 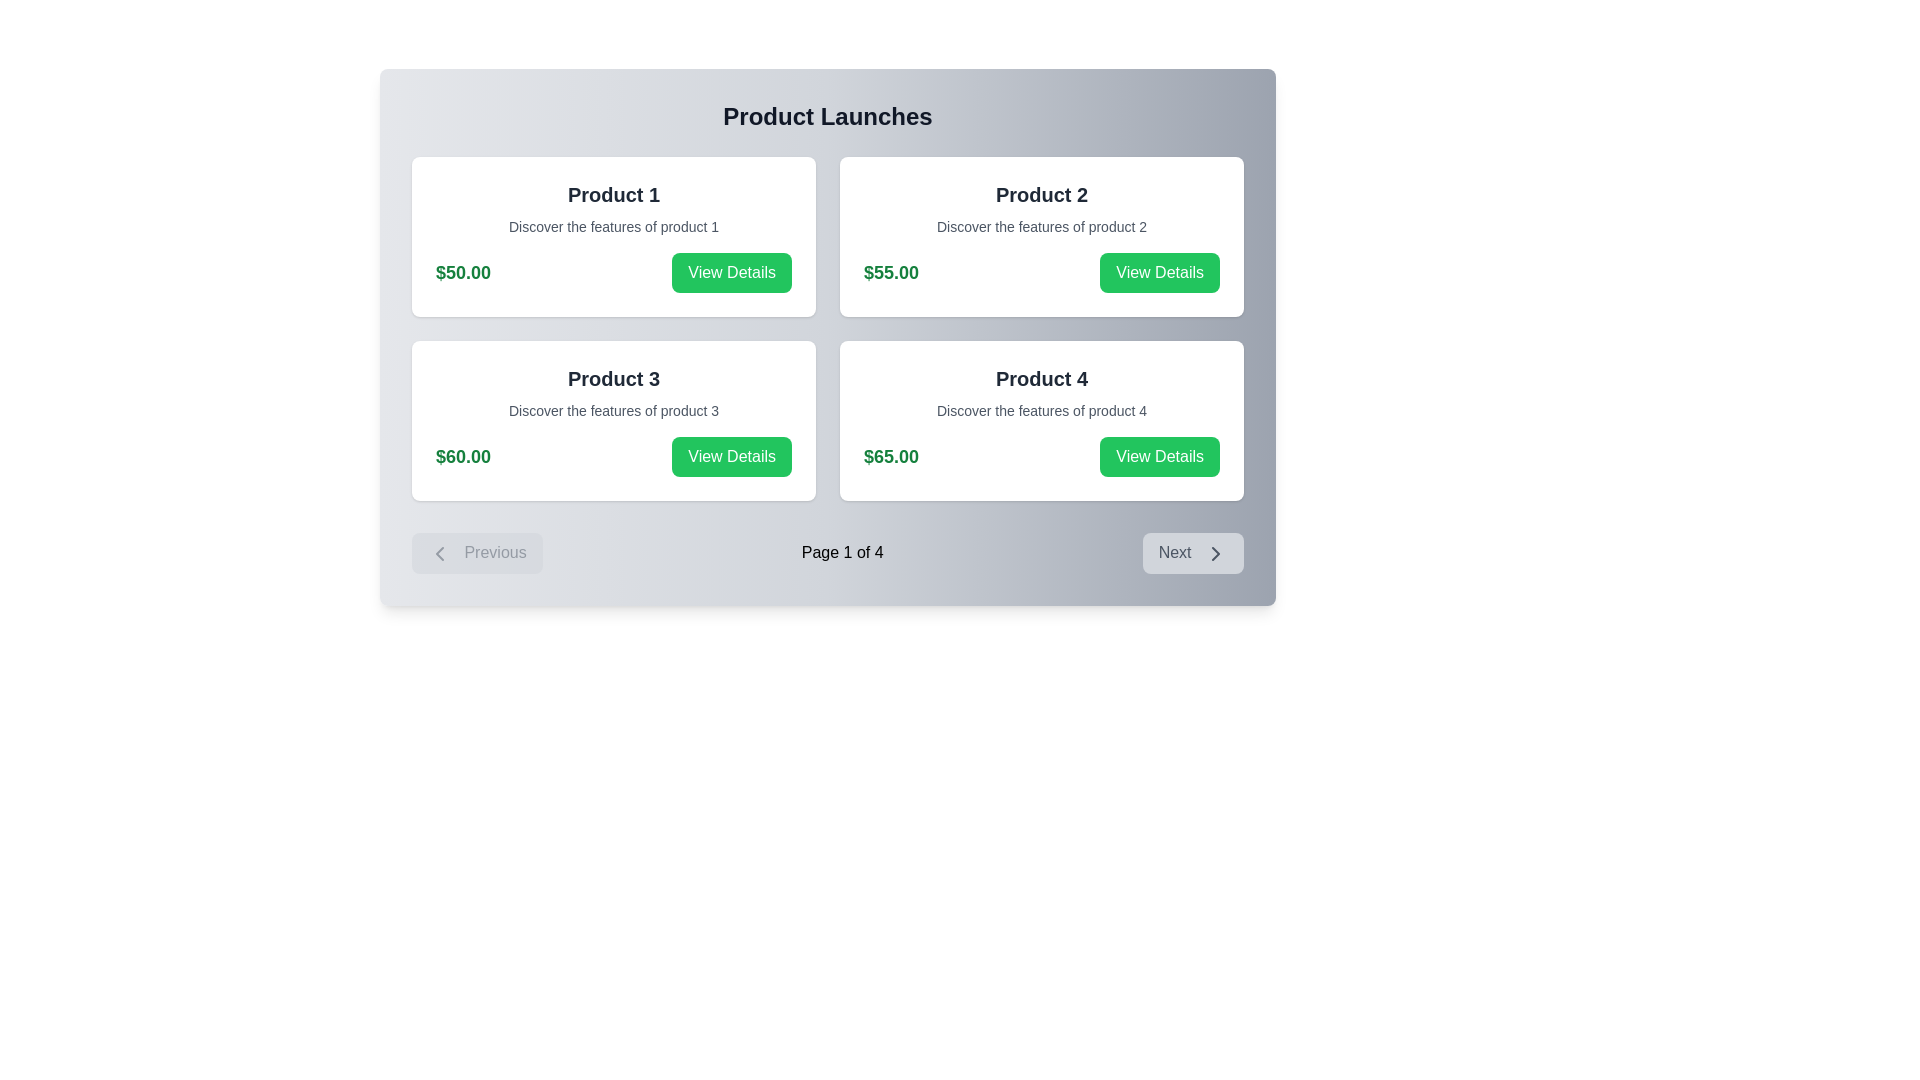 What do you see at coordinates (613, 410) in the screenshot?
I see `the text label displaying 'Discover the features of product 3', which is positioned below the title 'Product 3' and above the price and action button within the styled card` at bounding box center [613, 410].